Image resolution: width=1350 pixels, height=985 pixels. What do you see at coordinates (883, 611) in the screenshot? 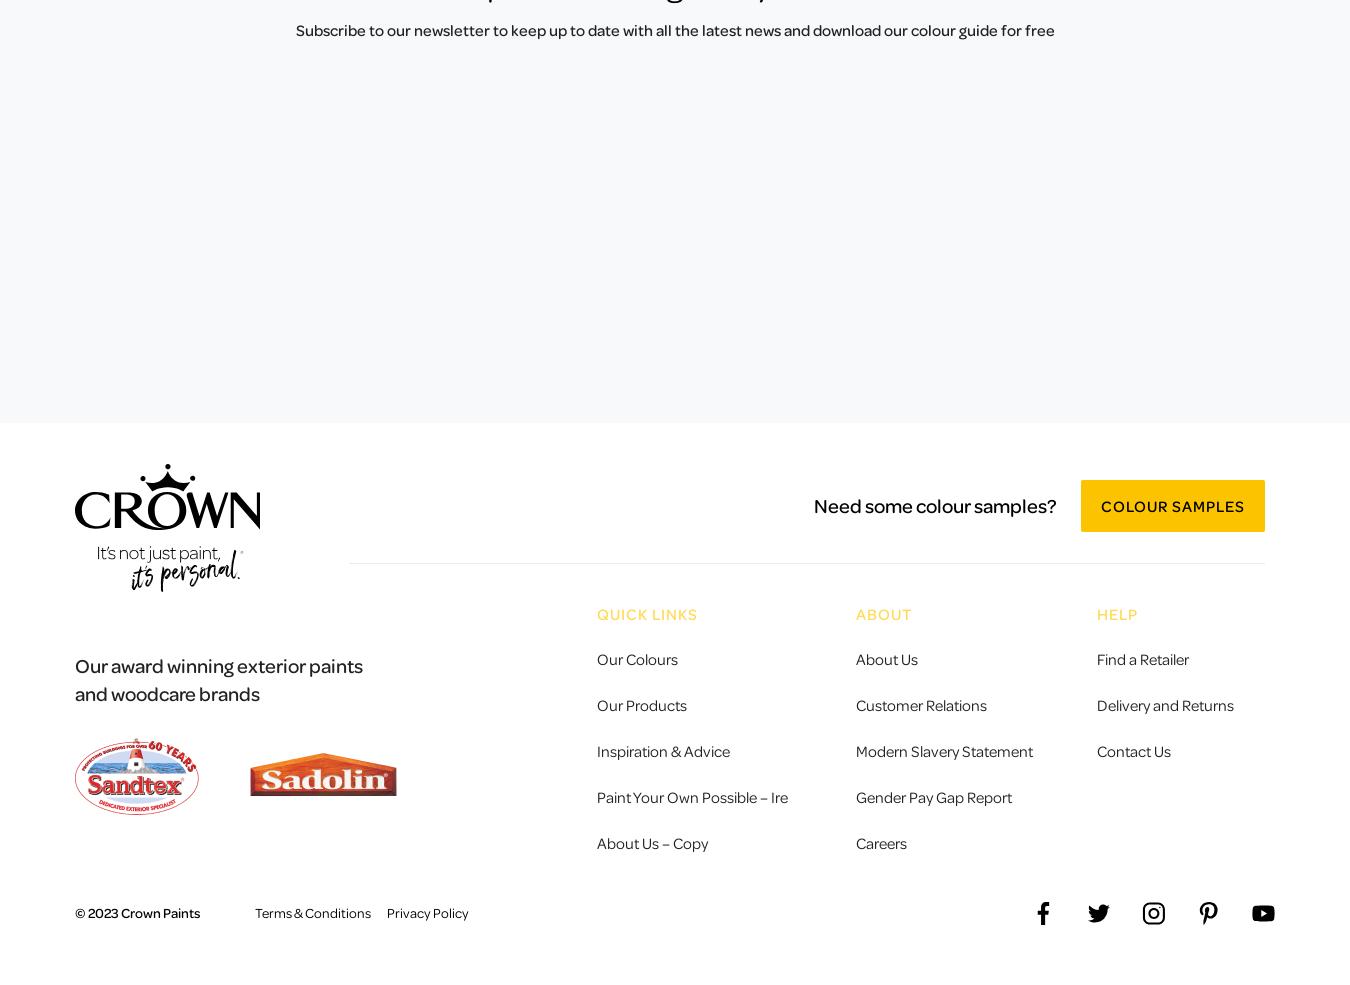
I see `'ABOUT'` at bounding box center [883, 611].